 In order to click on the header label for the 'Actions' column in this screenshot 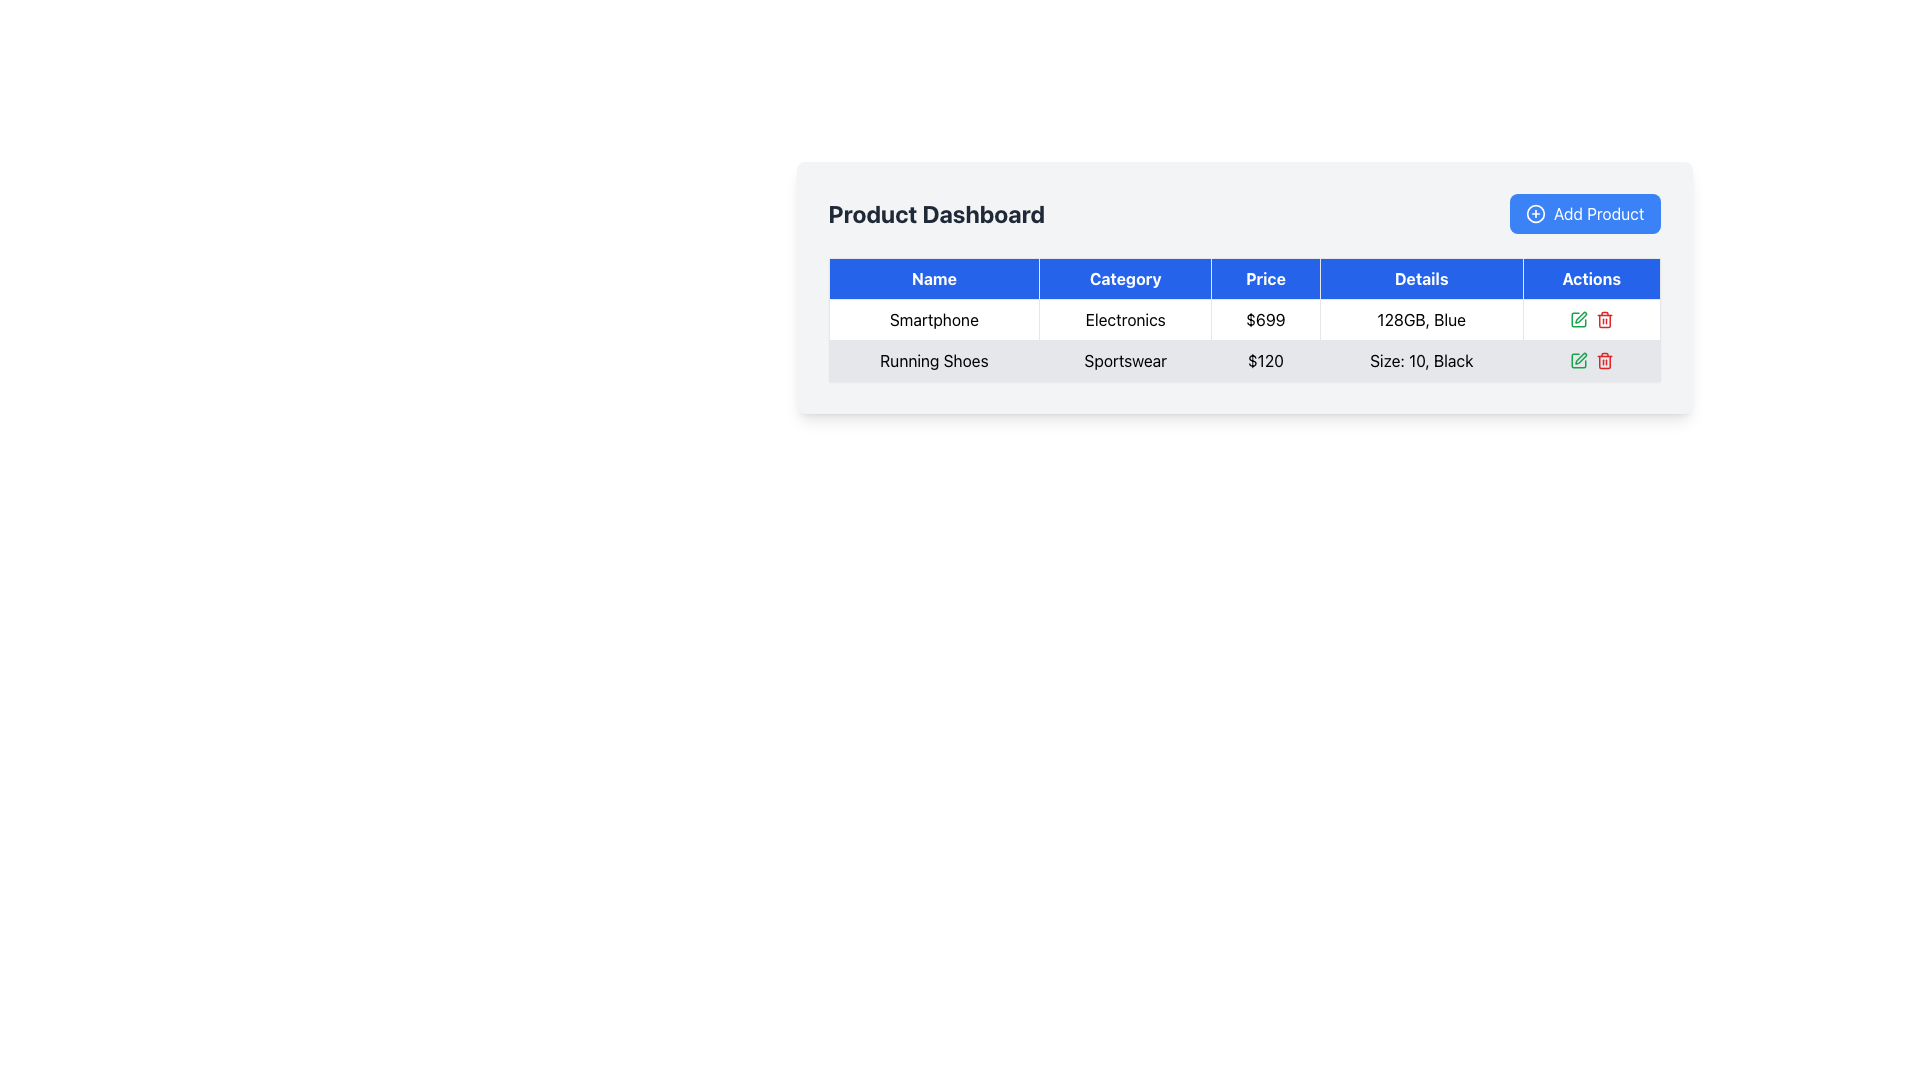, I will do `click(1590, 278)`.